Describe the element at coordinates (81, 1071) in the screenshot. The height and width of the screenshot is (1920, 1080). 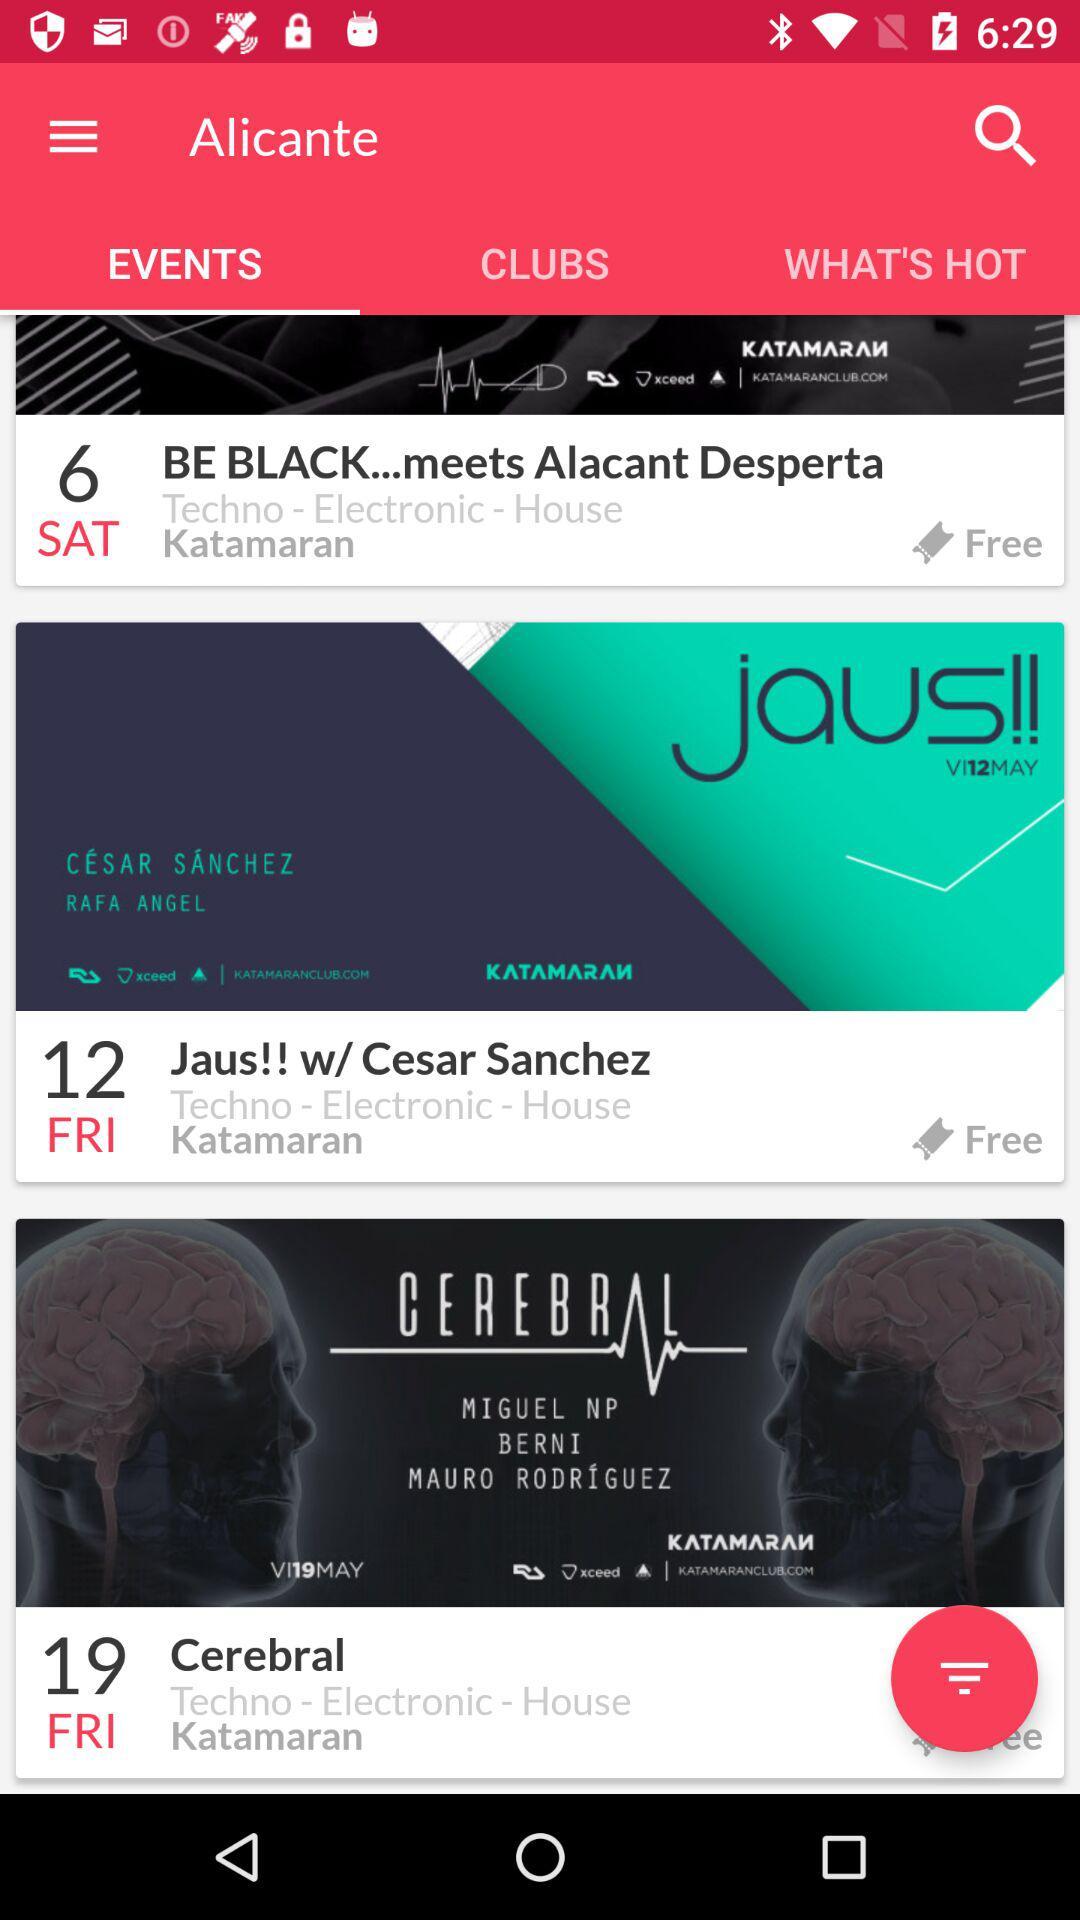
I see `item above the fri icon` at that location.